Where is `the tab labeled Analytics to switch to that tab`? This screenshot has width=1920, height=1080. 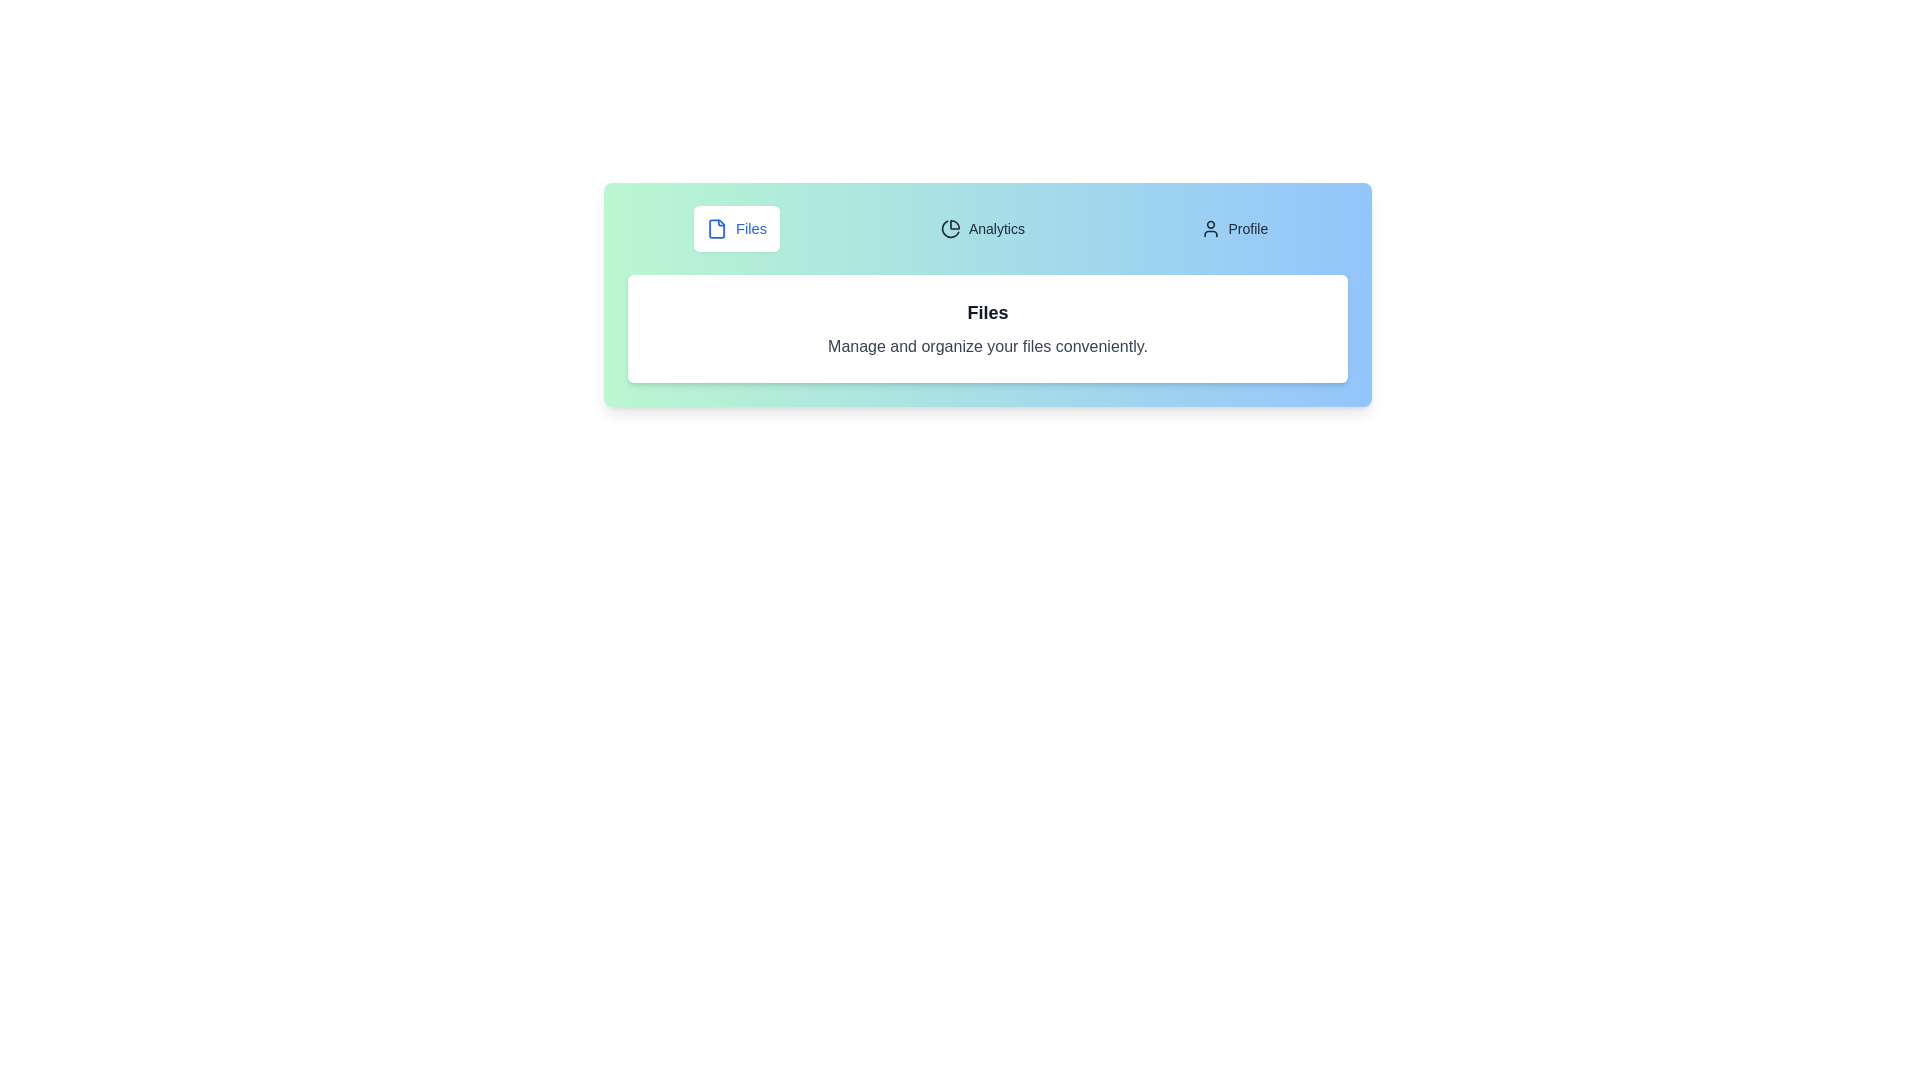
the tab labeled Analytics to switch to that tab is located at coordinates (982, 227).